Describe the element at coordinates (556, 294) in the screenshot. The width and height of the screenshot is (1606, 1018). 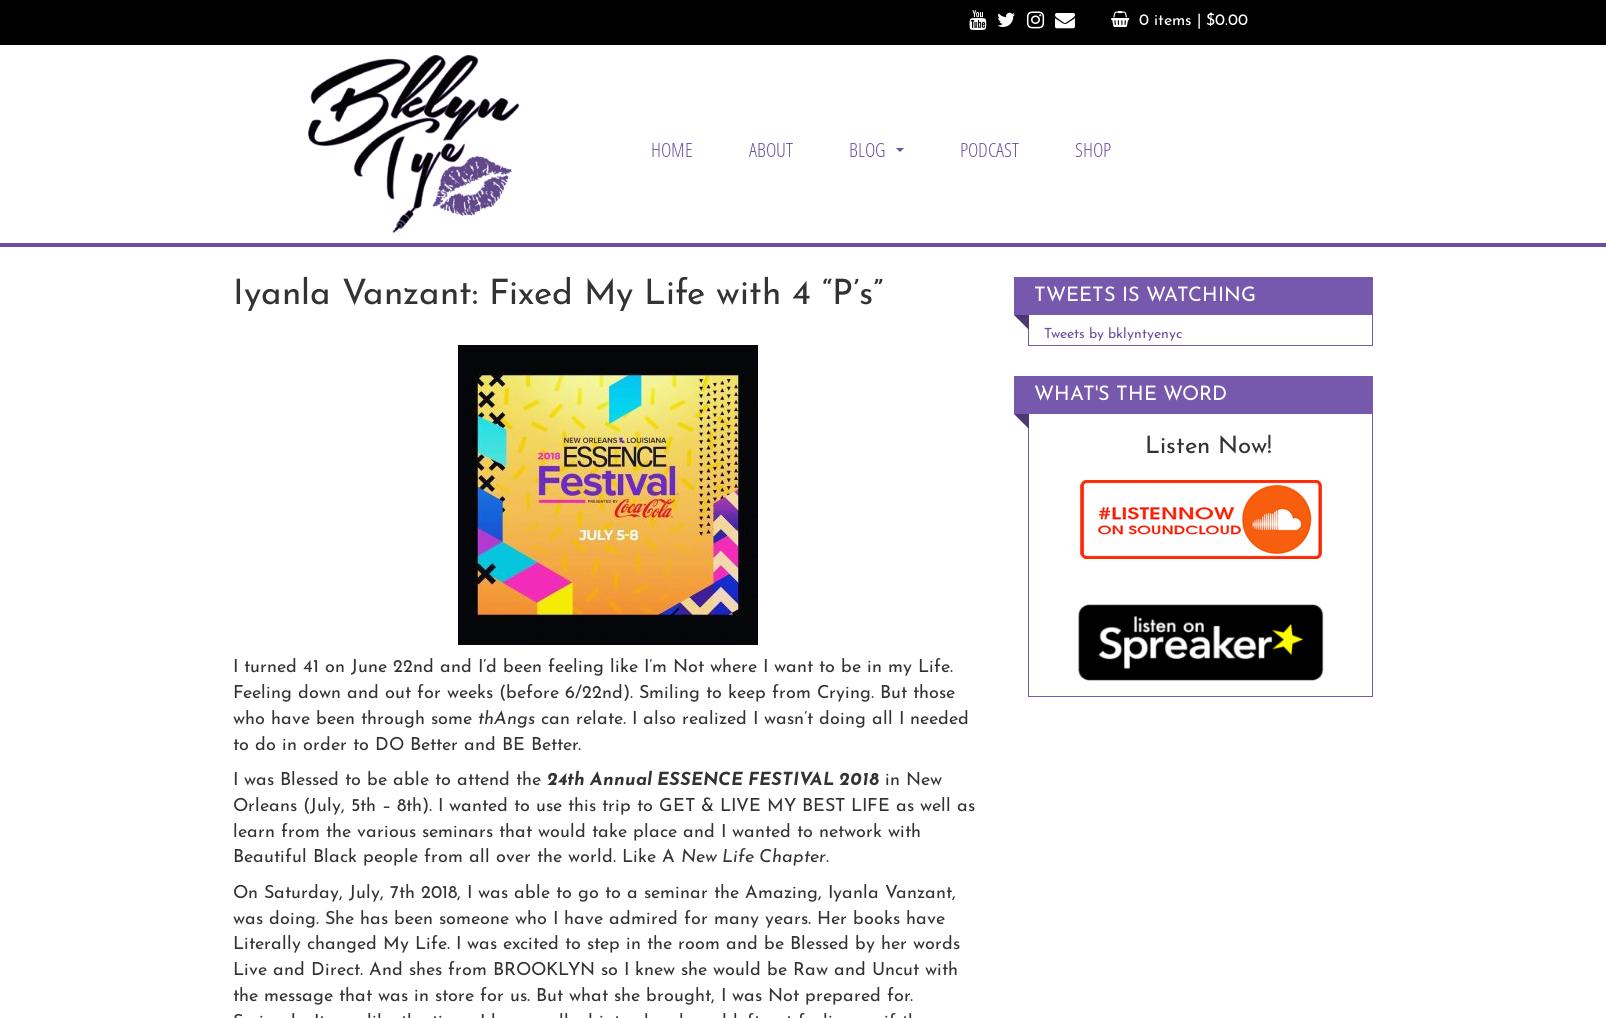
I see `'Iyanla Vanzant: Fixed My Life with 4 “P’s”'` at that location.